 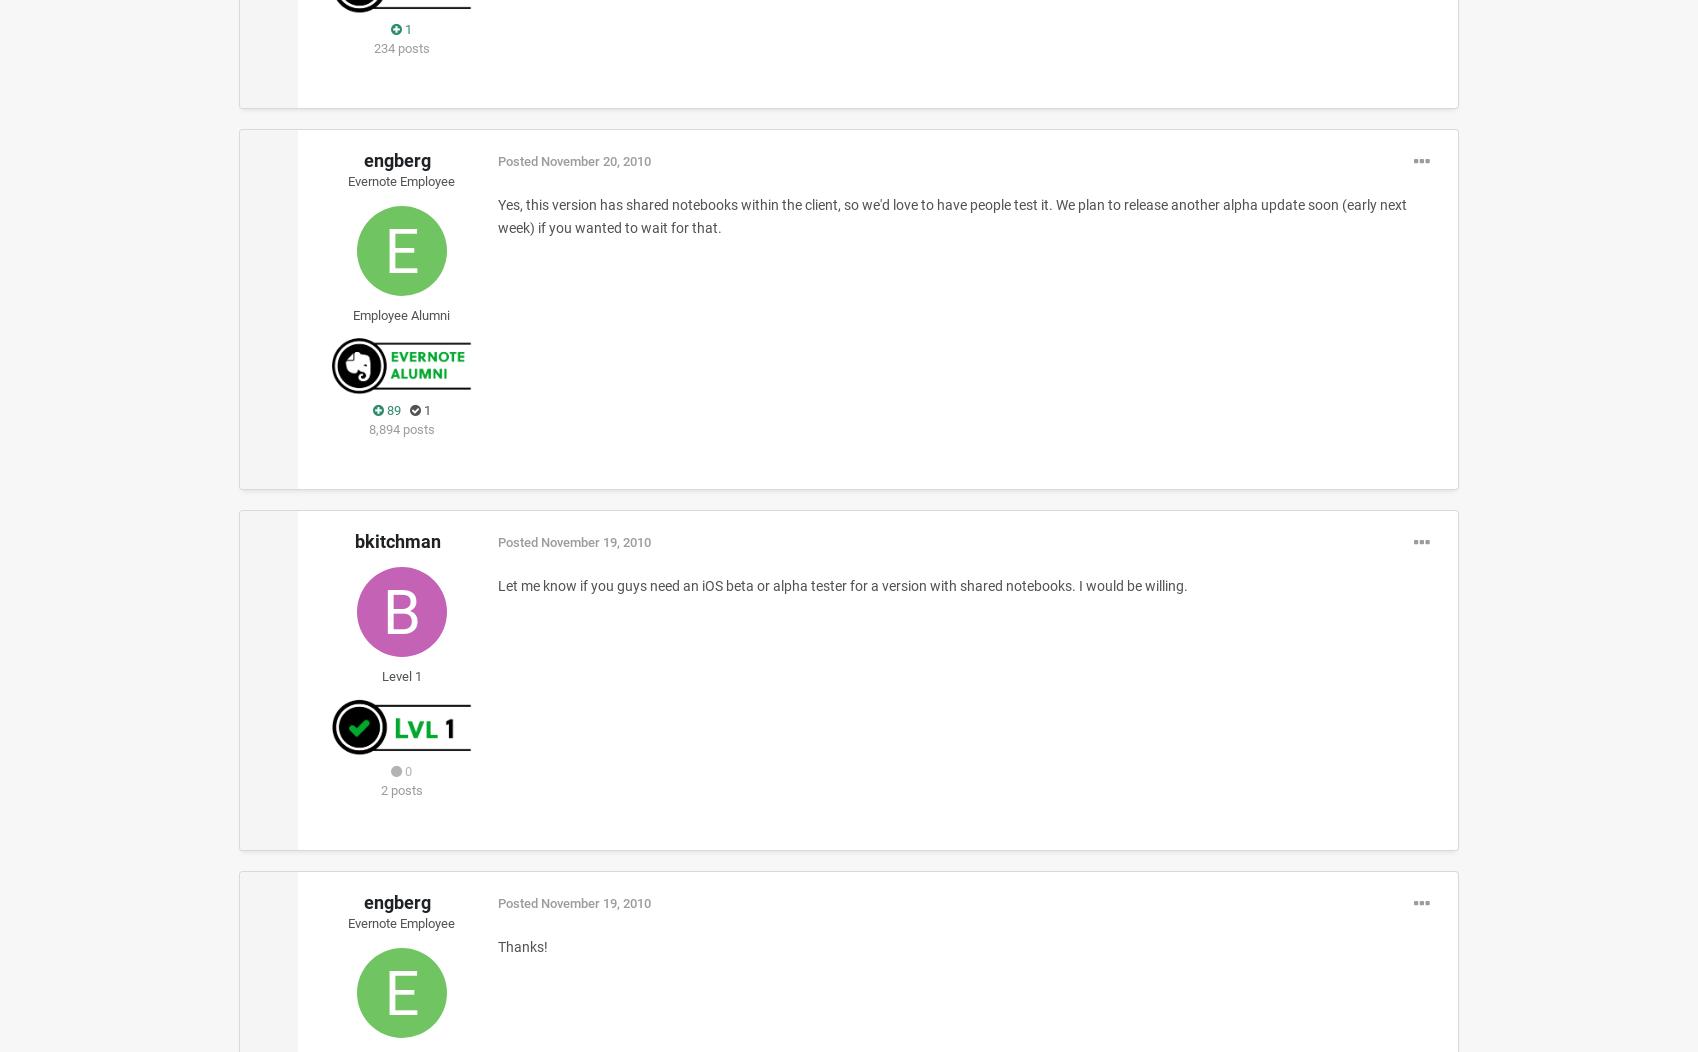 What do you see at coordinates (521, 946) in the screenshot?
I see `'Thanks!'` at bounding box center [521, 946].